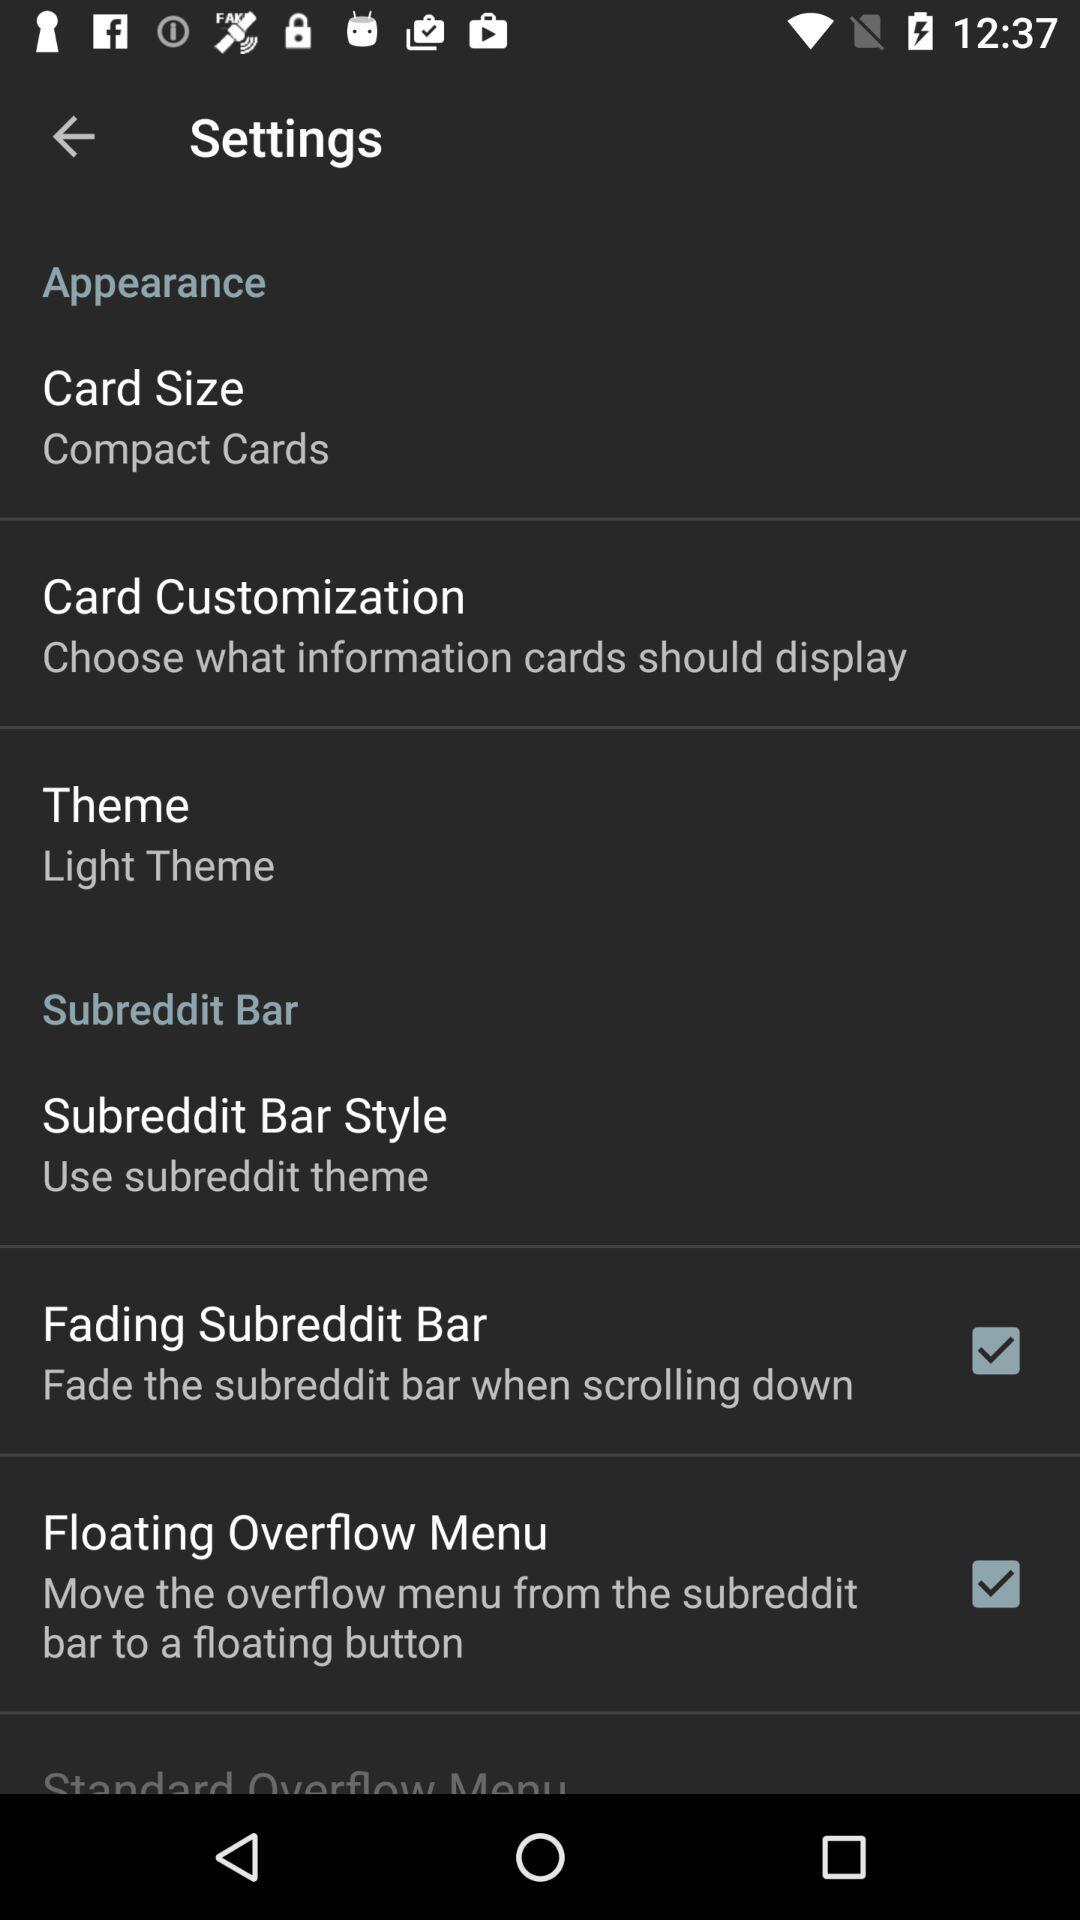 The width and height of the screenshot is (1080, 1920). I want to click on the compact cards icon, so click(185, 445).